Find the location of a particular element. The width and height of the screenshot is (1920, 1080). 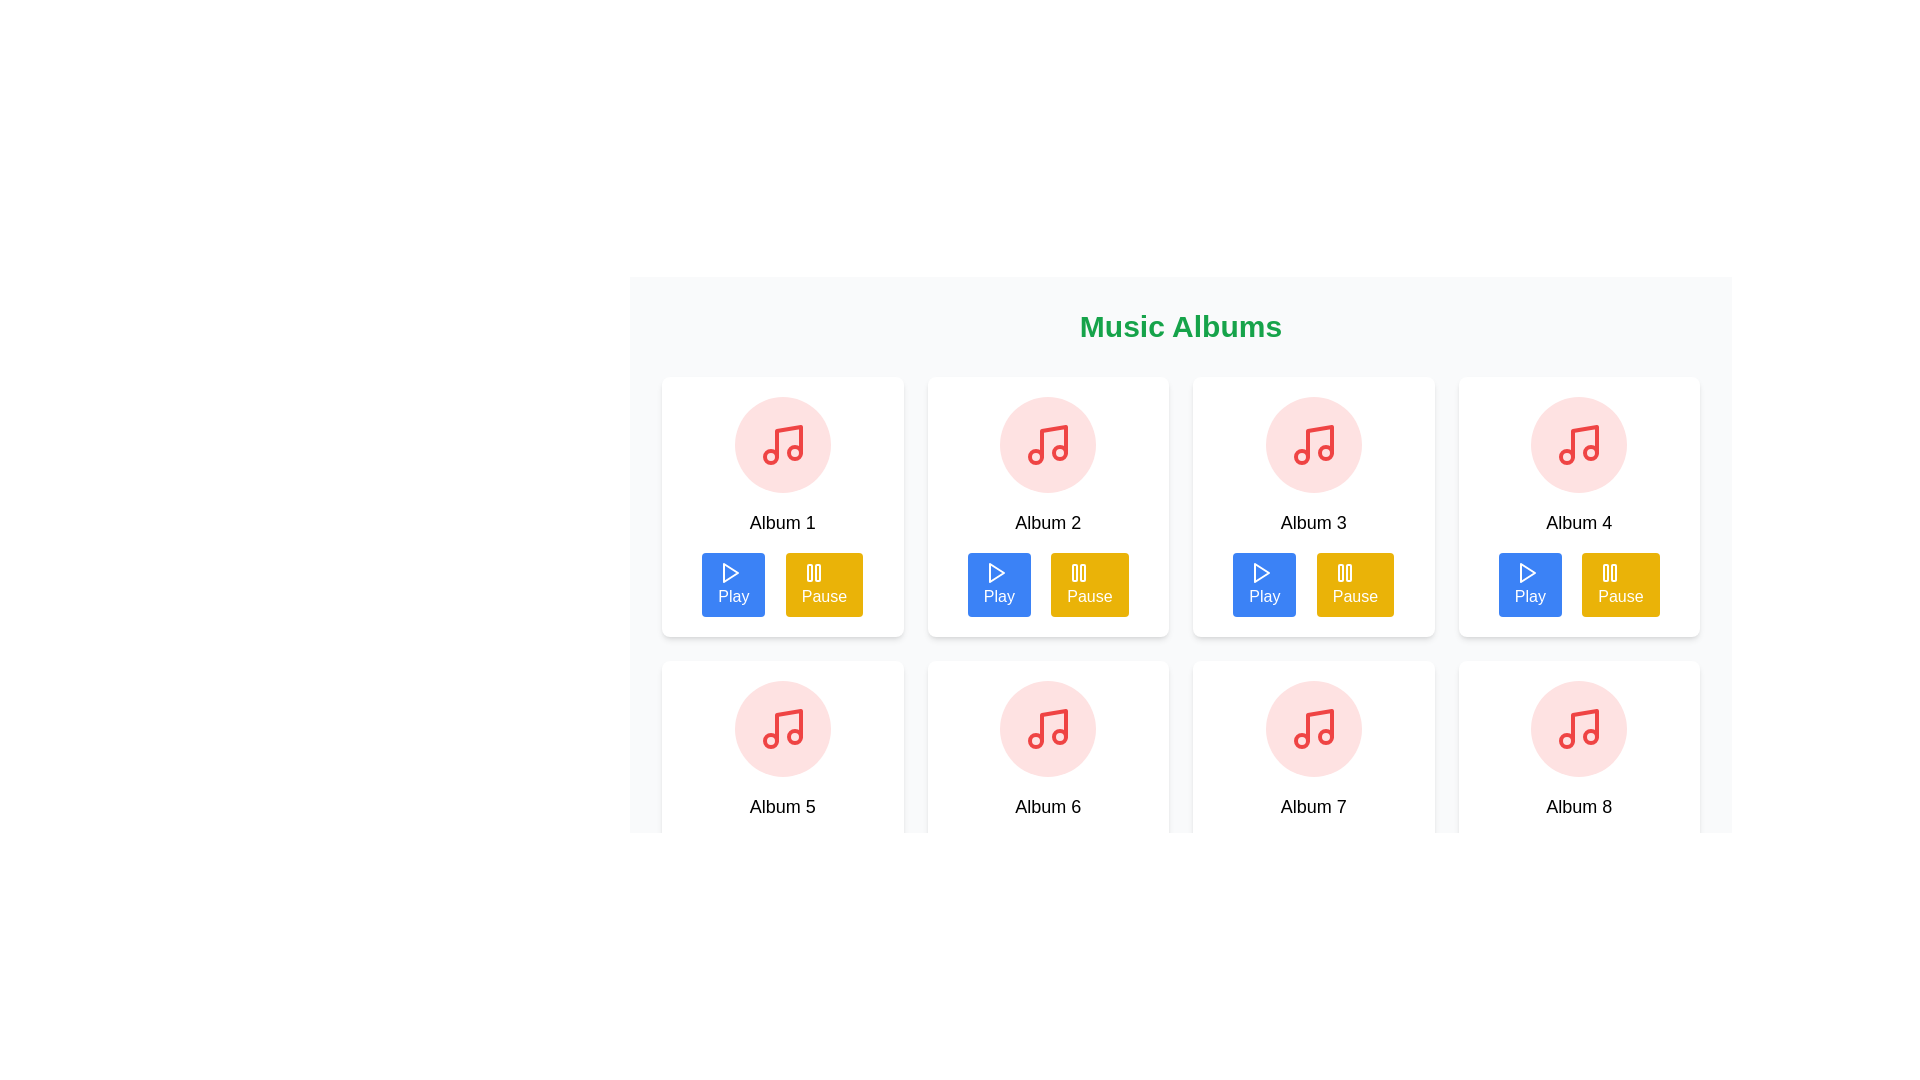

the 'Play' button located in the control panel of 'Album 1' to initiate playback is located at coordinates (781, 585).